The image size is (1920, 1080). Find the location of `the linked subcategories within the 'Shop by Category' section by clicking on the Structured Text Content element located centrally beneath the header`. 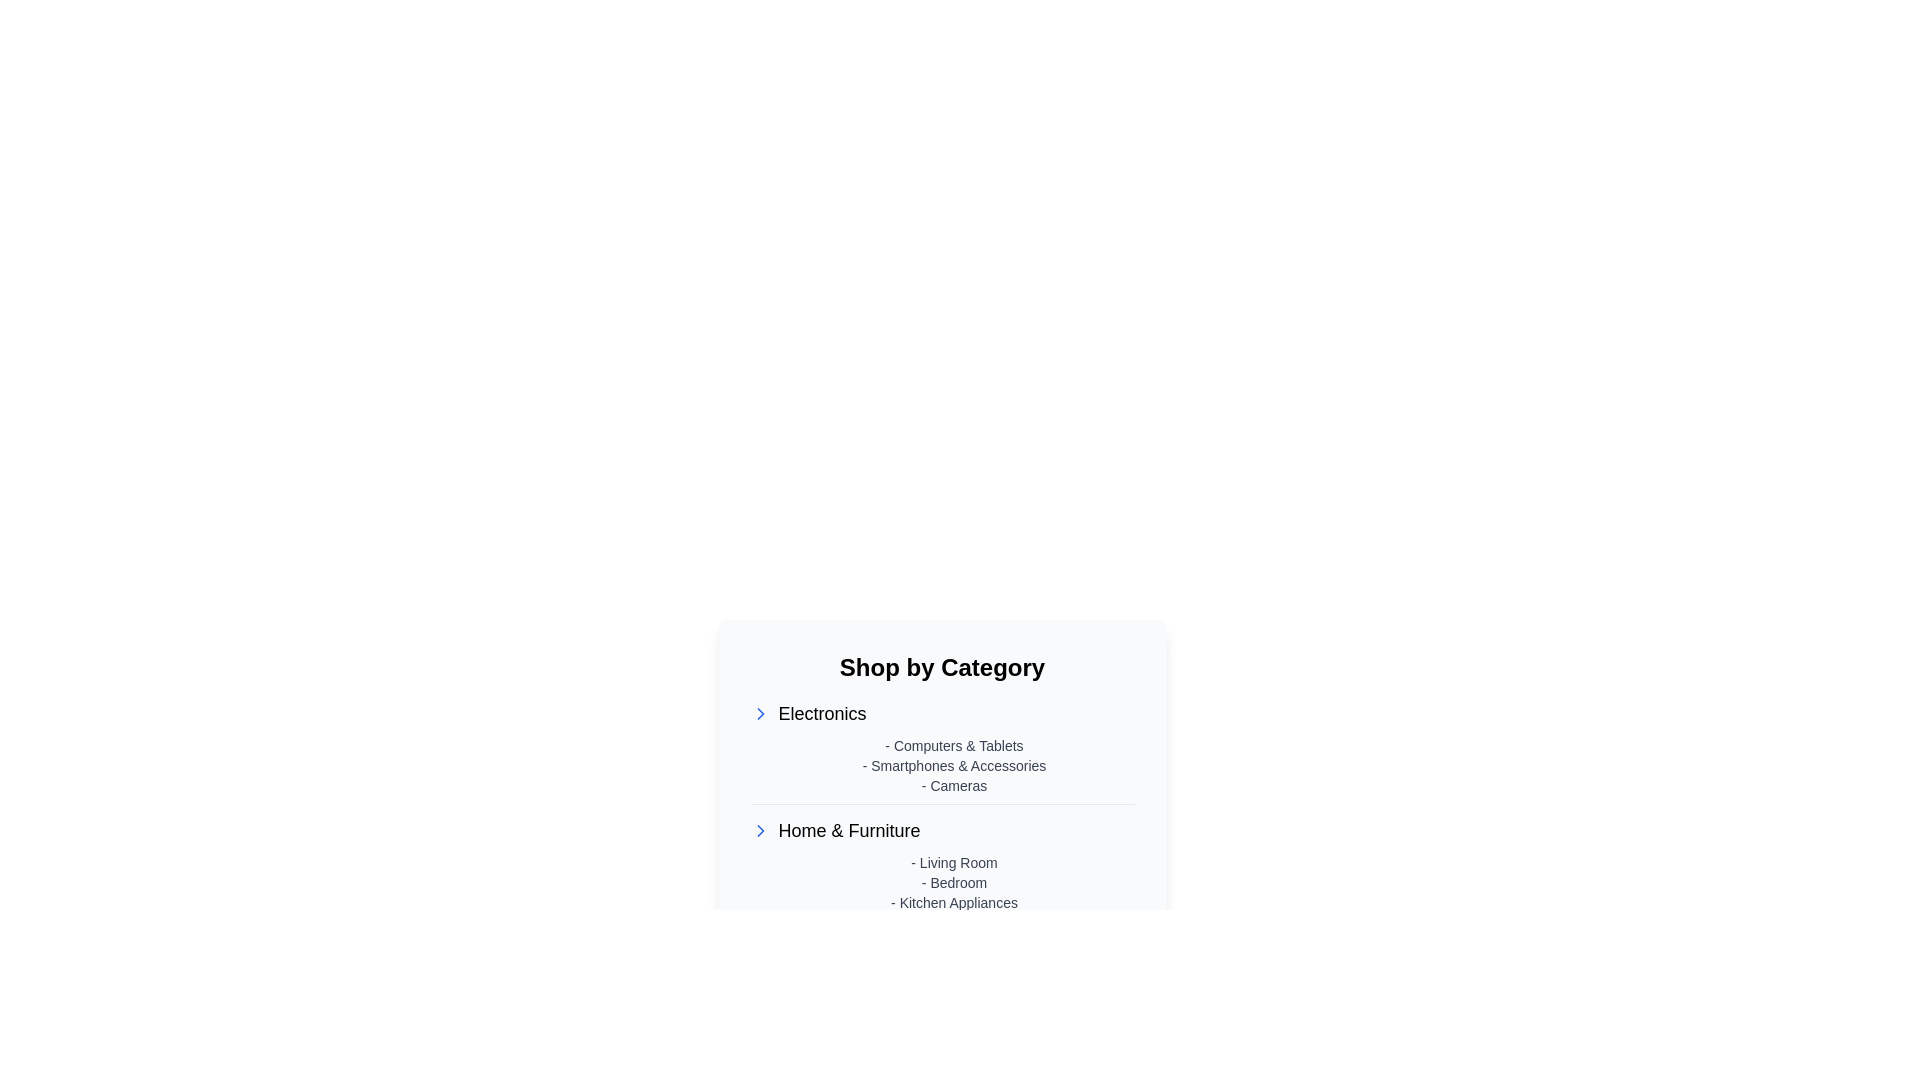

the linked subcategories within the 'Shop by Category' section by clicking on the Structured Text Content element located centrally beneath the header is located at coordinates (941, 868).